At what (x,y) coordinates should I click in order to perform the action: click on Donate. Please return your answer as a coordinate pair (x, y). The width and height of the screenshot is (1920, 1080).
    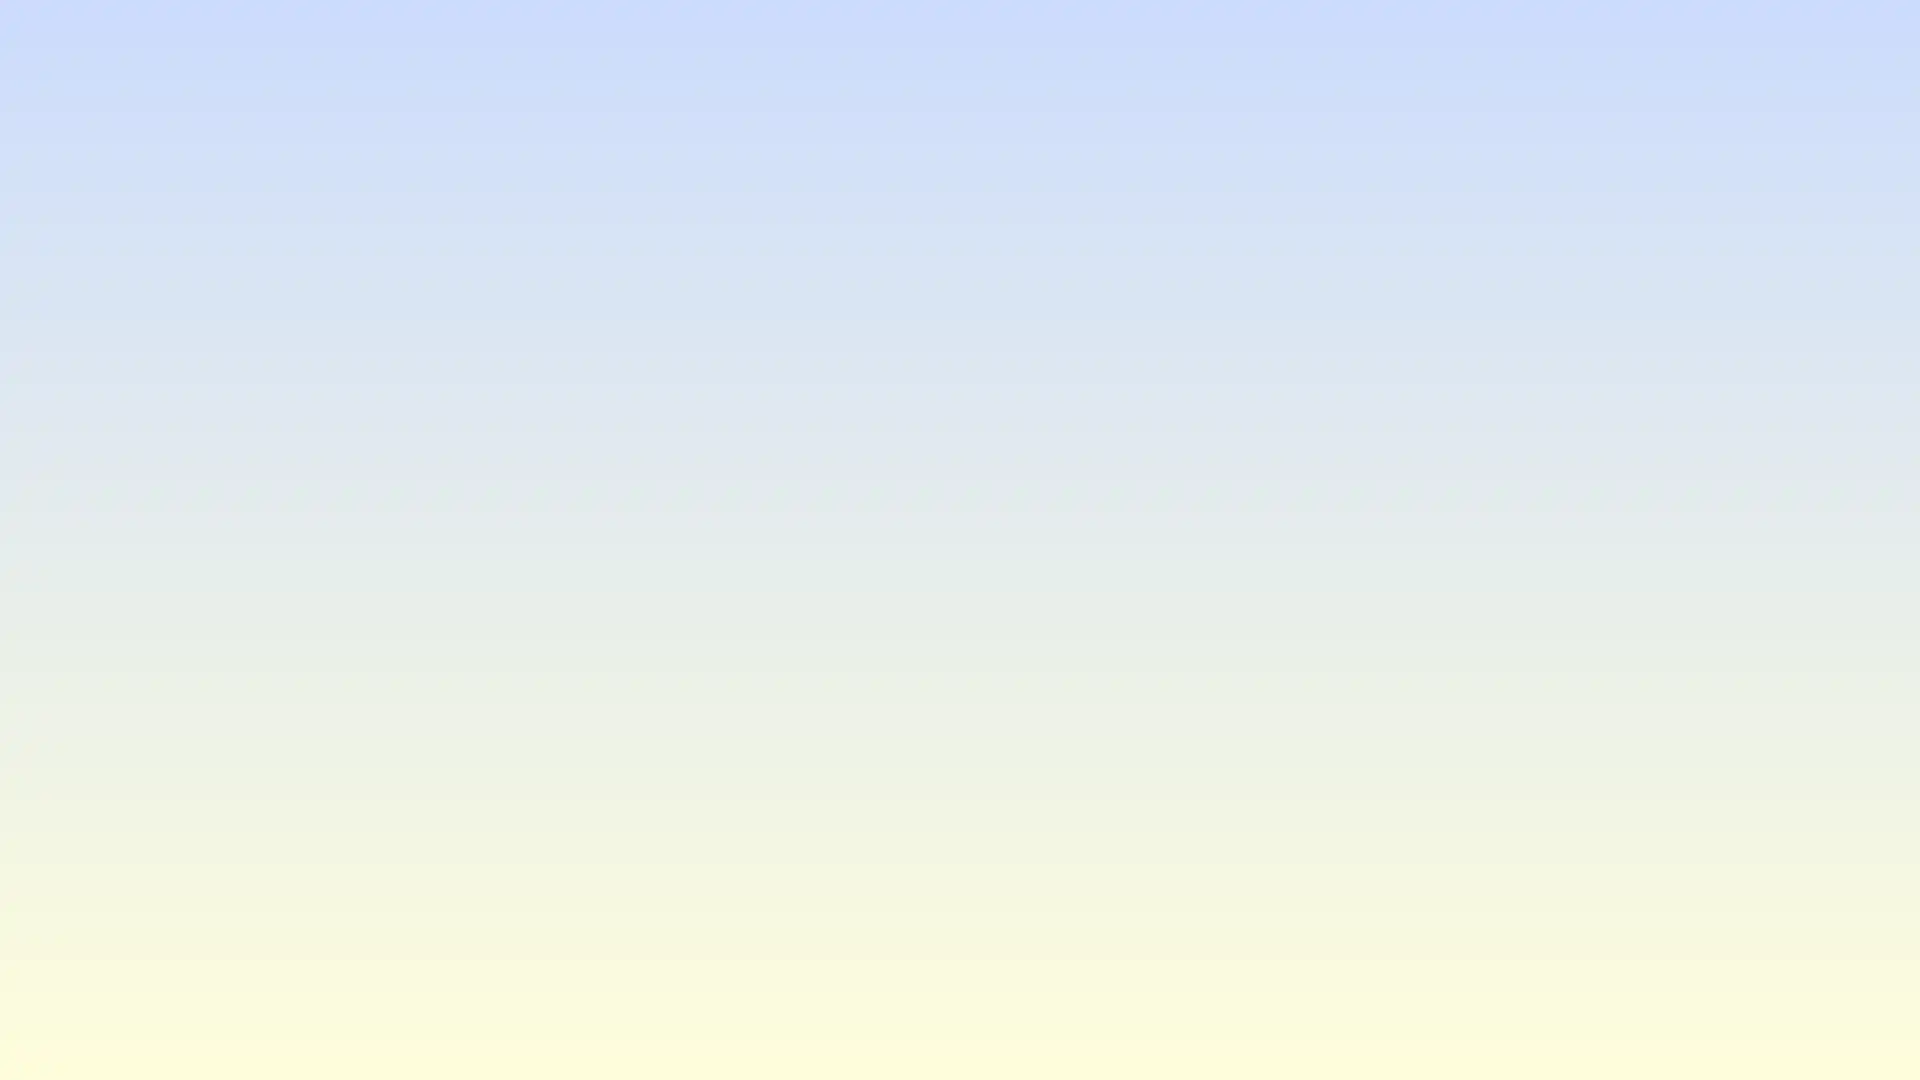
    Looking at the image, I should click on (960, 637).